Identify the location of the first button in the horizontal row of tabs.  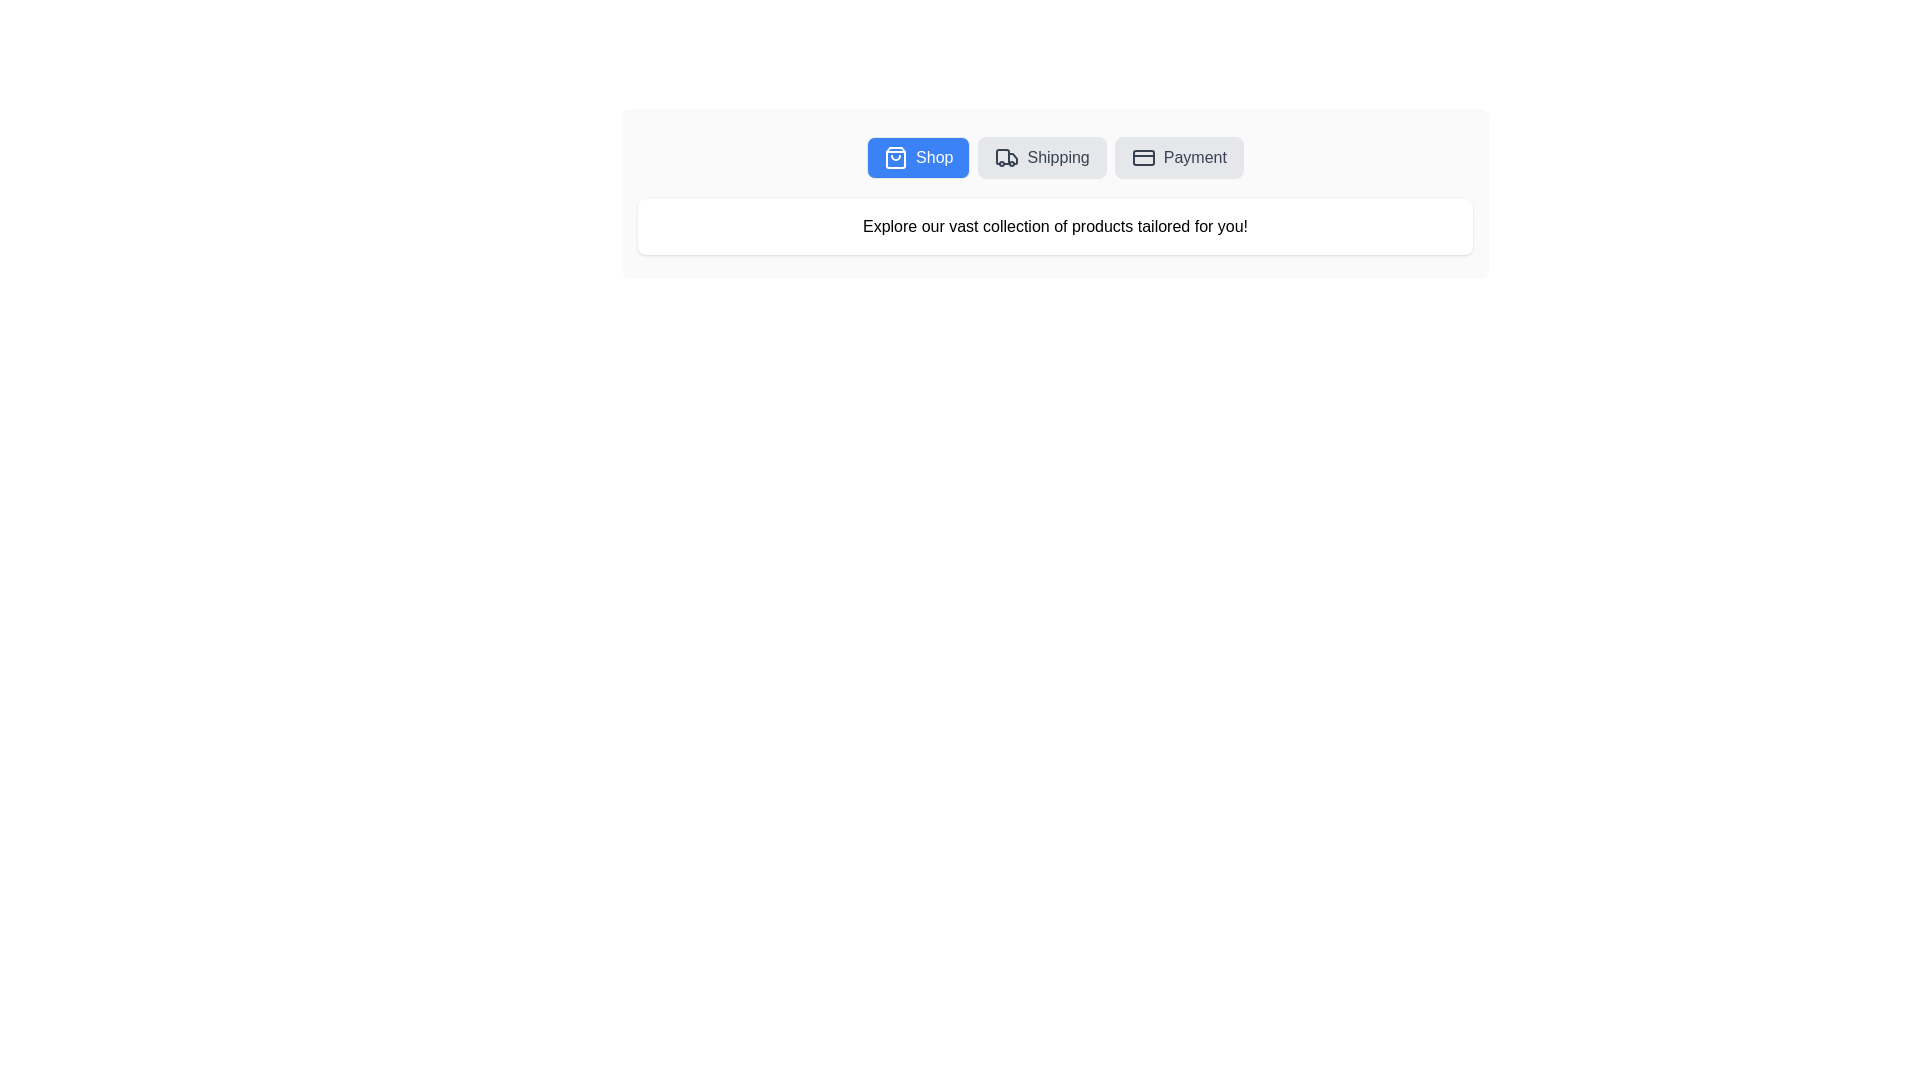
(917, 157).